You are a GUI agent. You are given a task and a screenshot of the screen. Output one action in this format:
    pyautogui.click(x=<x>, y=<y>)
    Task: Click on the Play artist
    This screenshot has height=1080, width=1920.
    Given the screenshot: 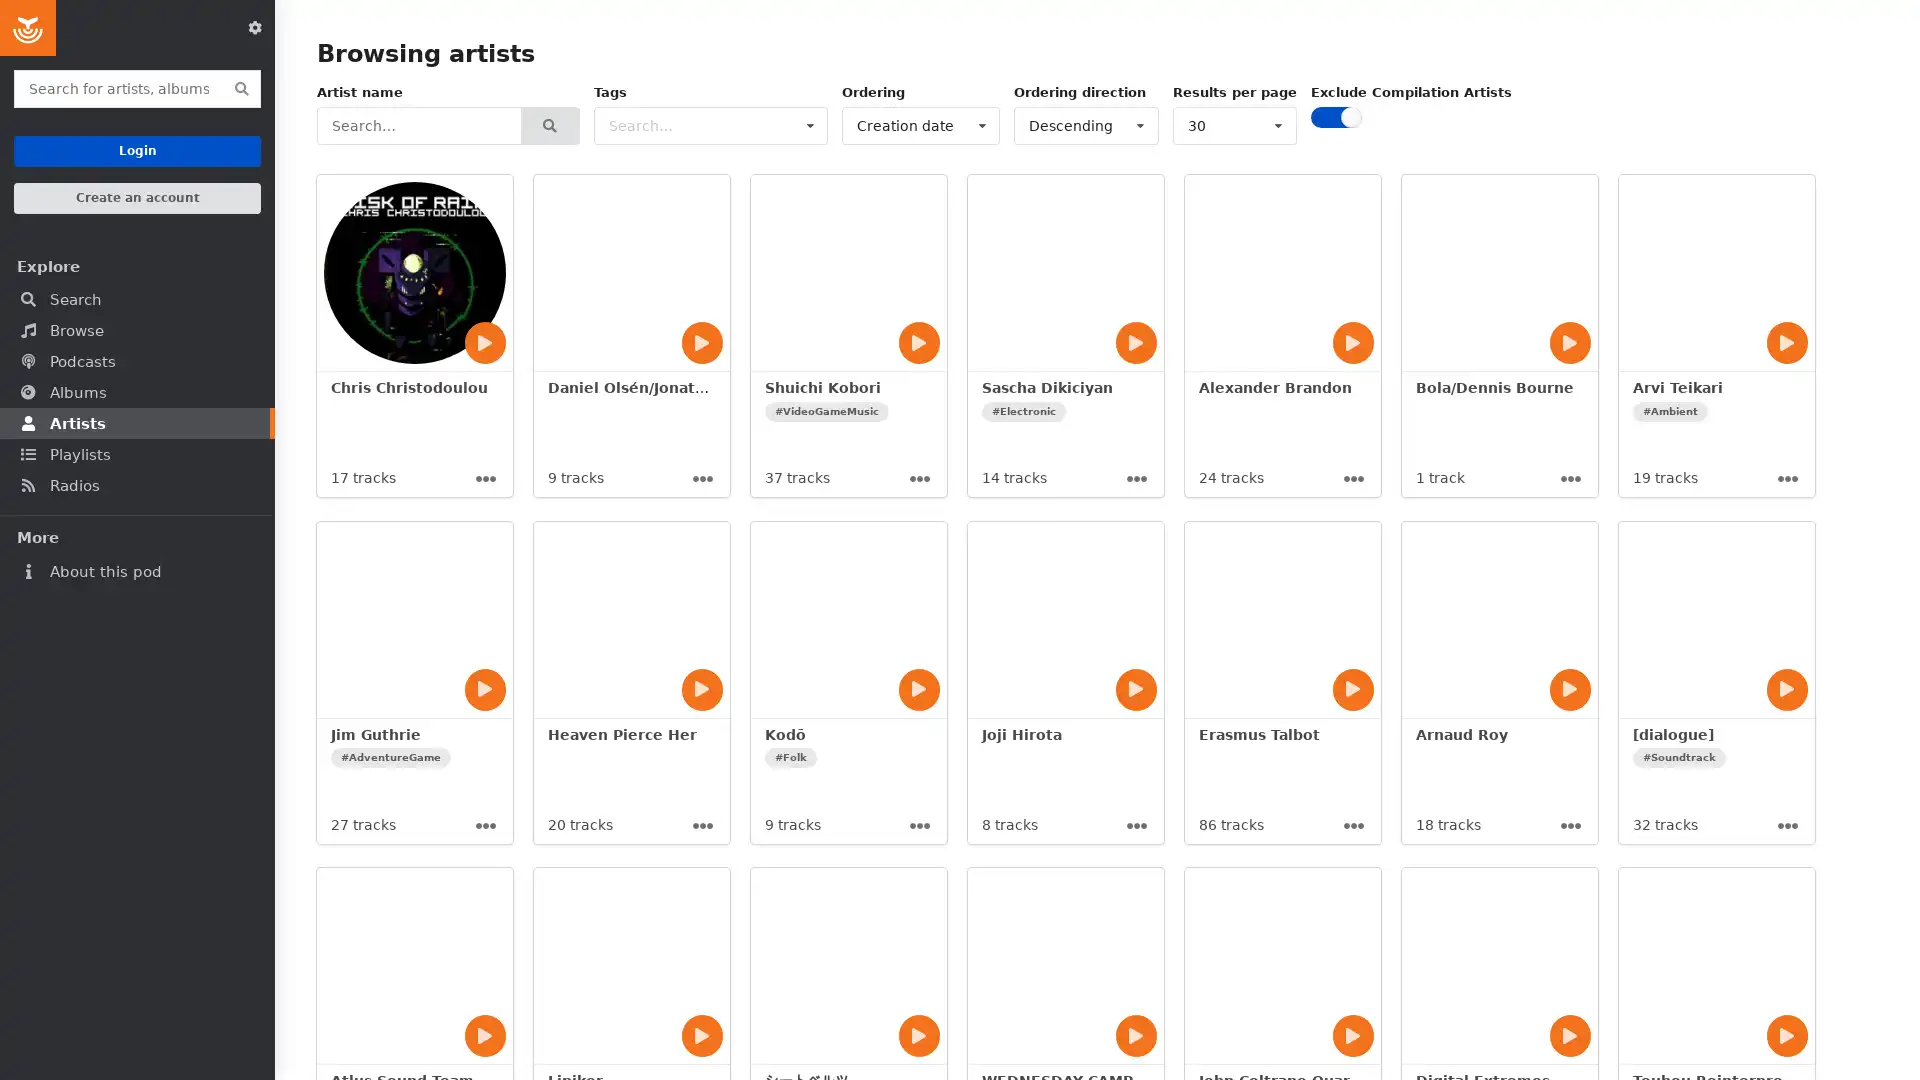 What is the action you would take?
    pyautogui.click(x=701, y=688)
    